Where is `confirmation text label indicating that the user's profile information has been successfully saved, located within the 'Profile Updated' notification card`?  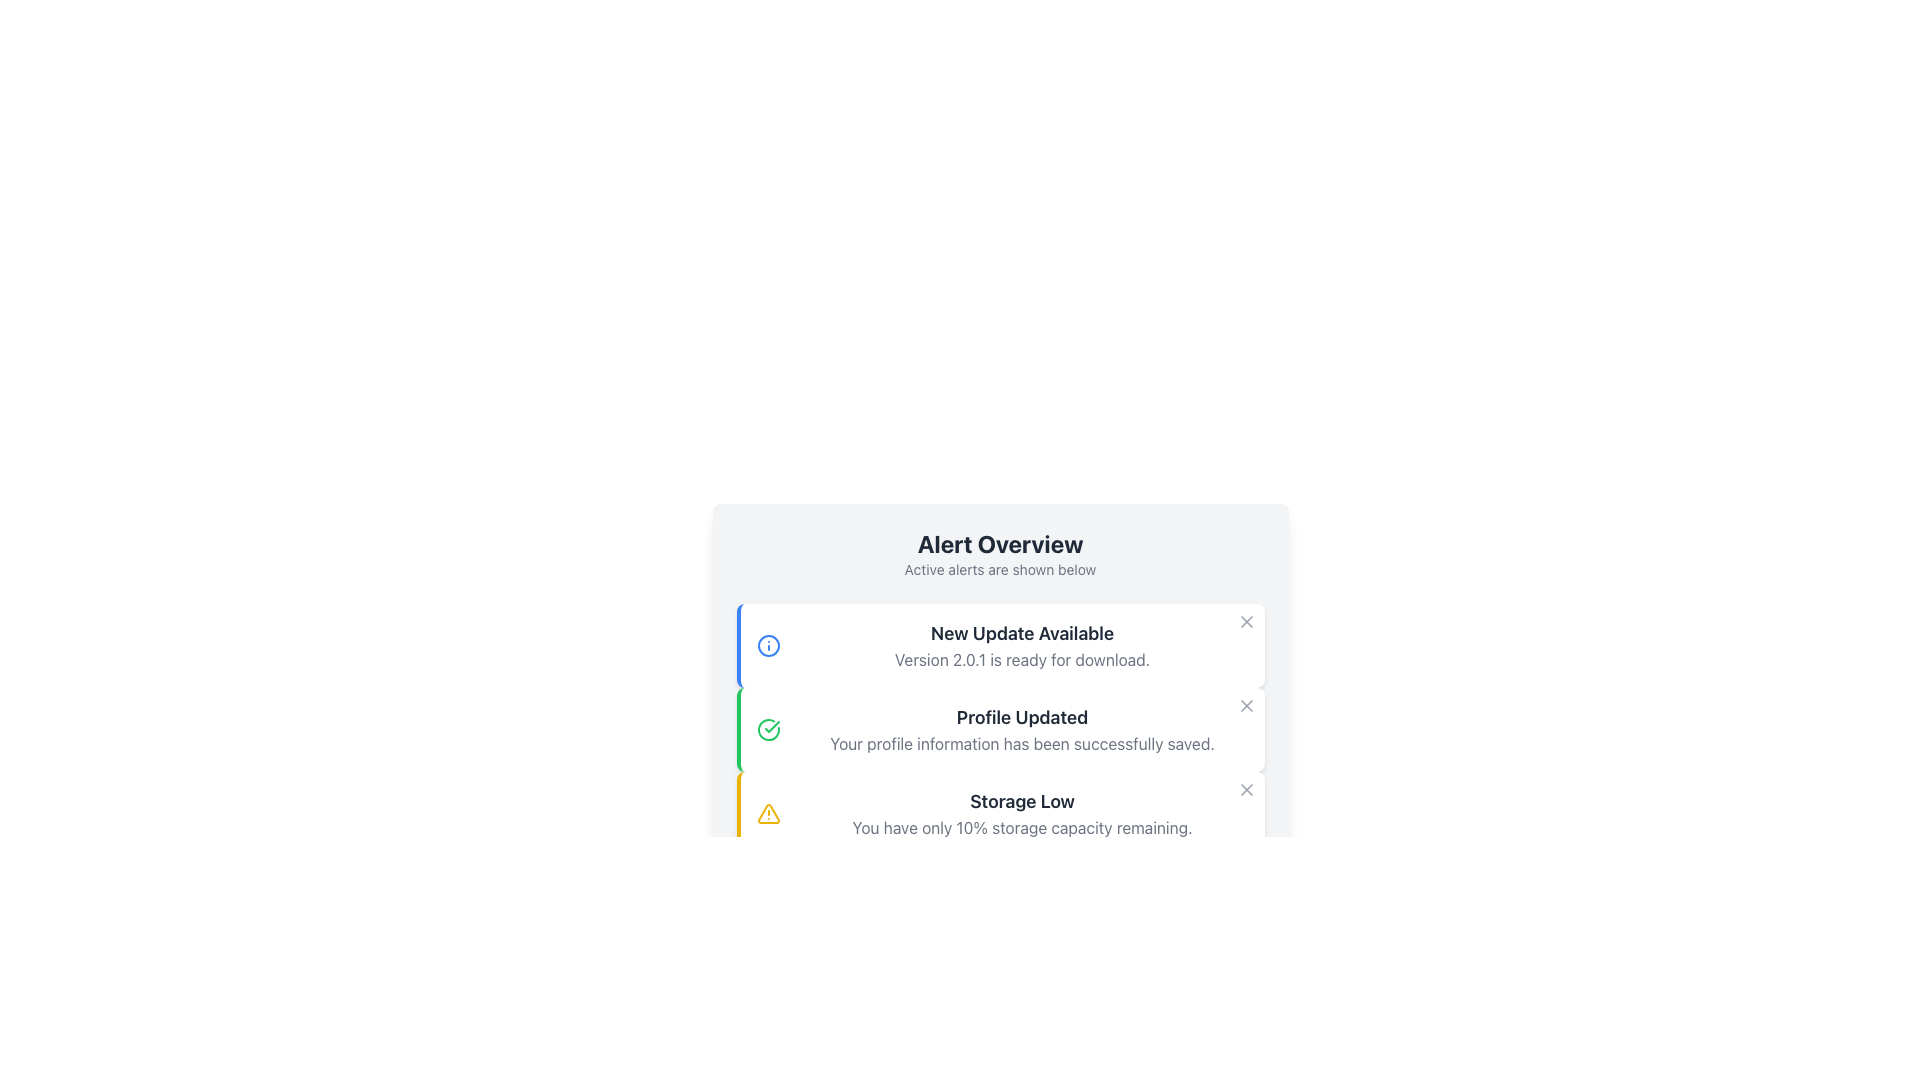 confirmation text label indicating that the user's profile information has been successfully saved, located within the 'Profile Updated' notification card is located at coordinates (1022, 744).